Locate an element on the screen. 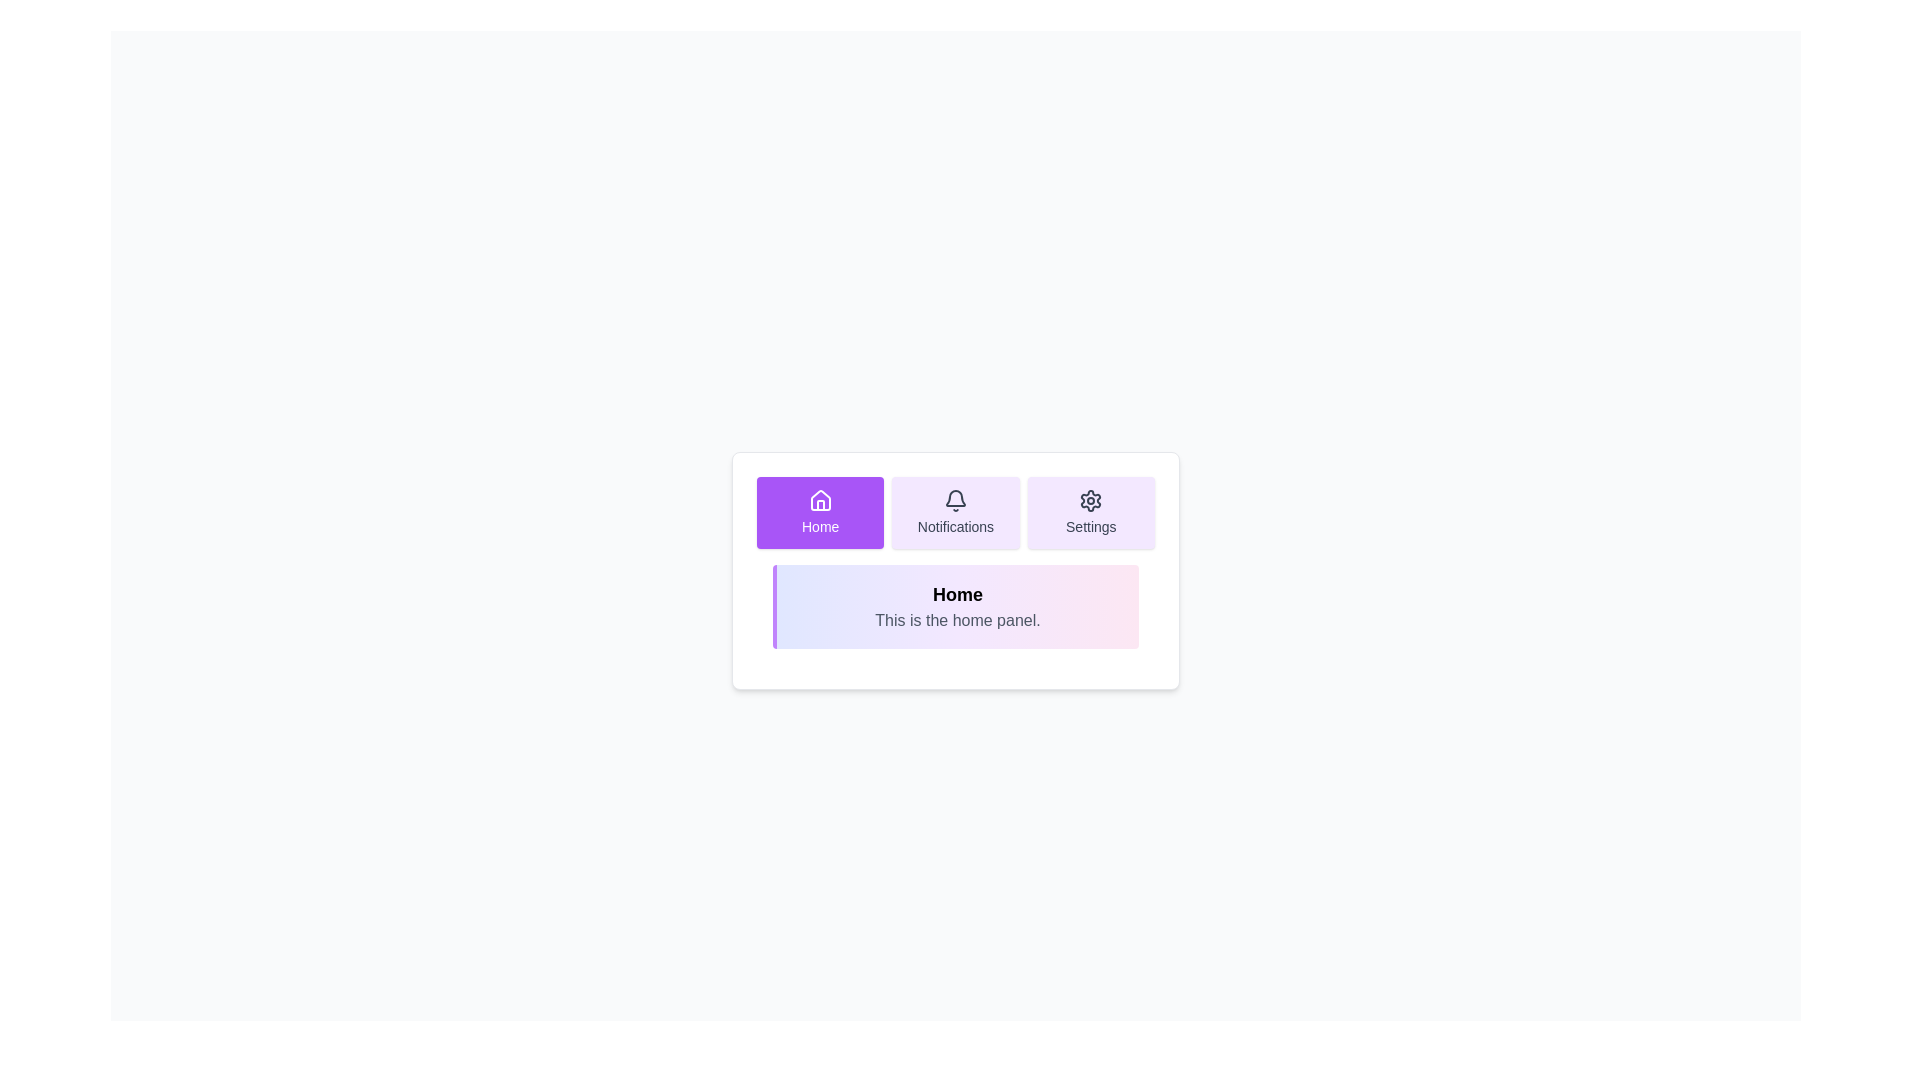  the 'Home' button located at the top left of the button group is located at coordinates (820, 512).